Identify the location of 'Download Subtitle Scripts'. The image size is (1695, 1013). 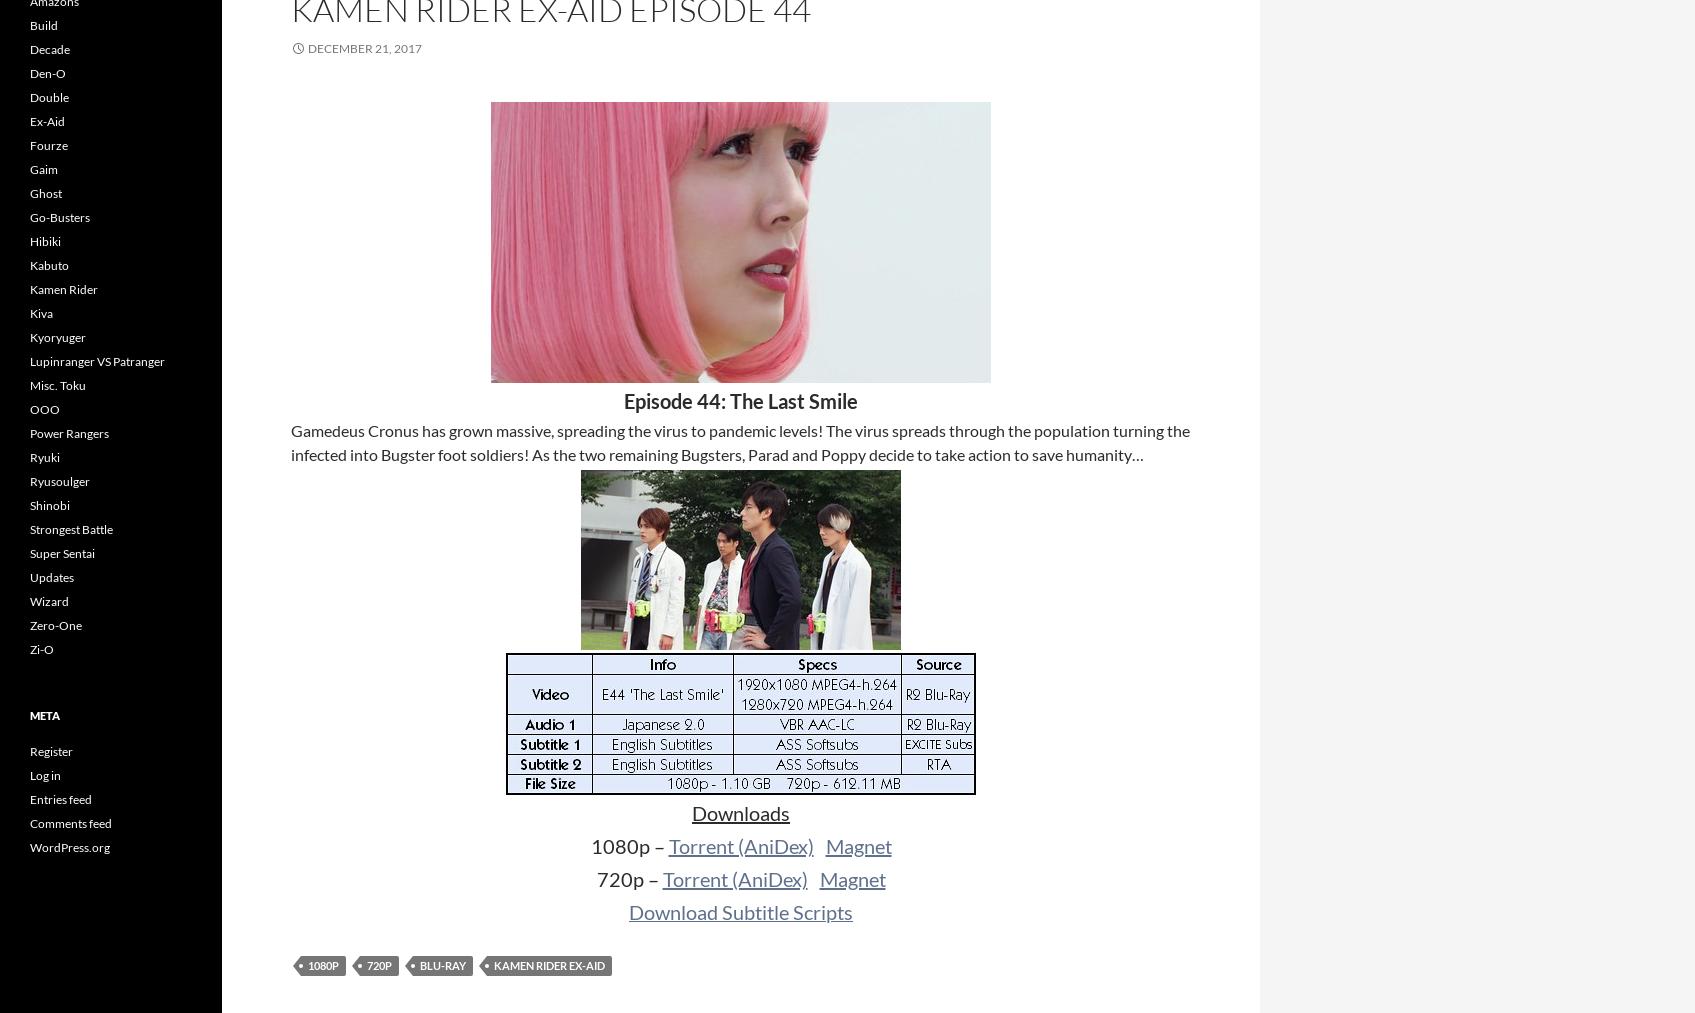
(740, 911).